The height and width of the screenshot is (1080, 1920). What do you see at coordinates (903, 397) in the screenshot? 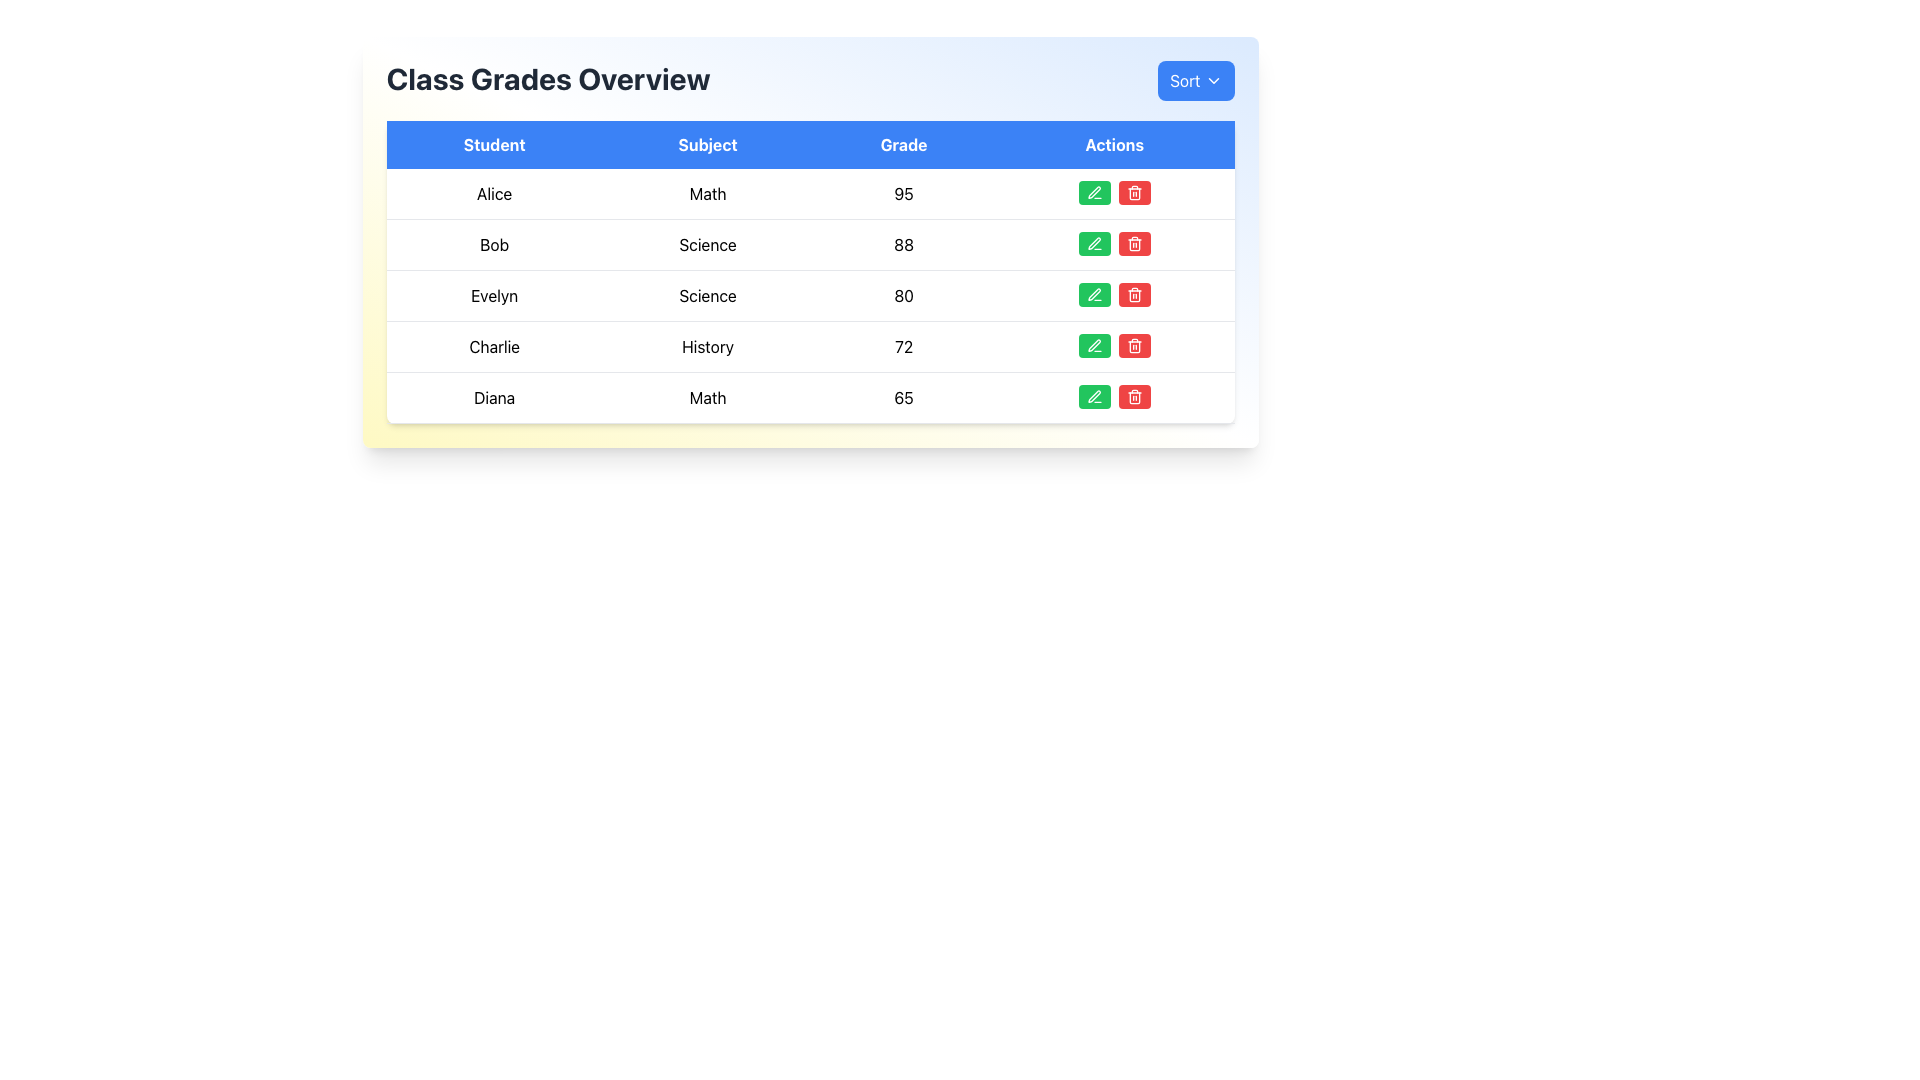
I see `the numerical text '65' displayed in black font within the 'Grade' column of the table, which corresponds to the row for 'Diana'` at bounding box center [903, 397].